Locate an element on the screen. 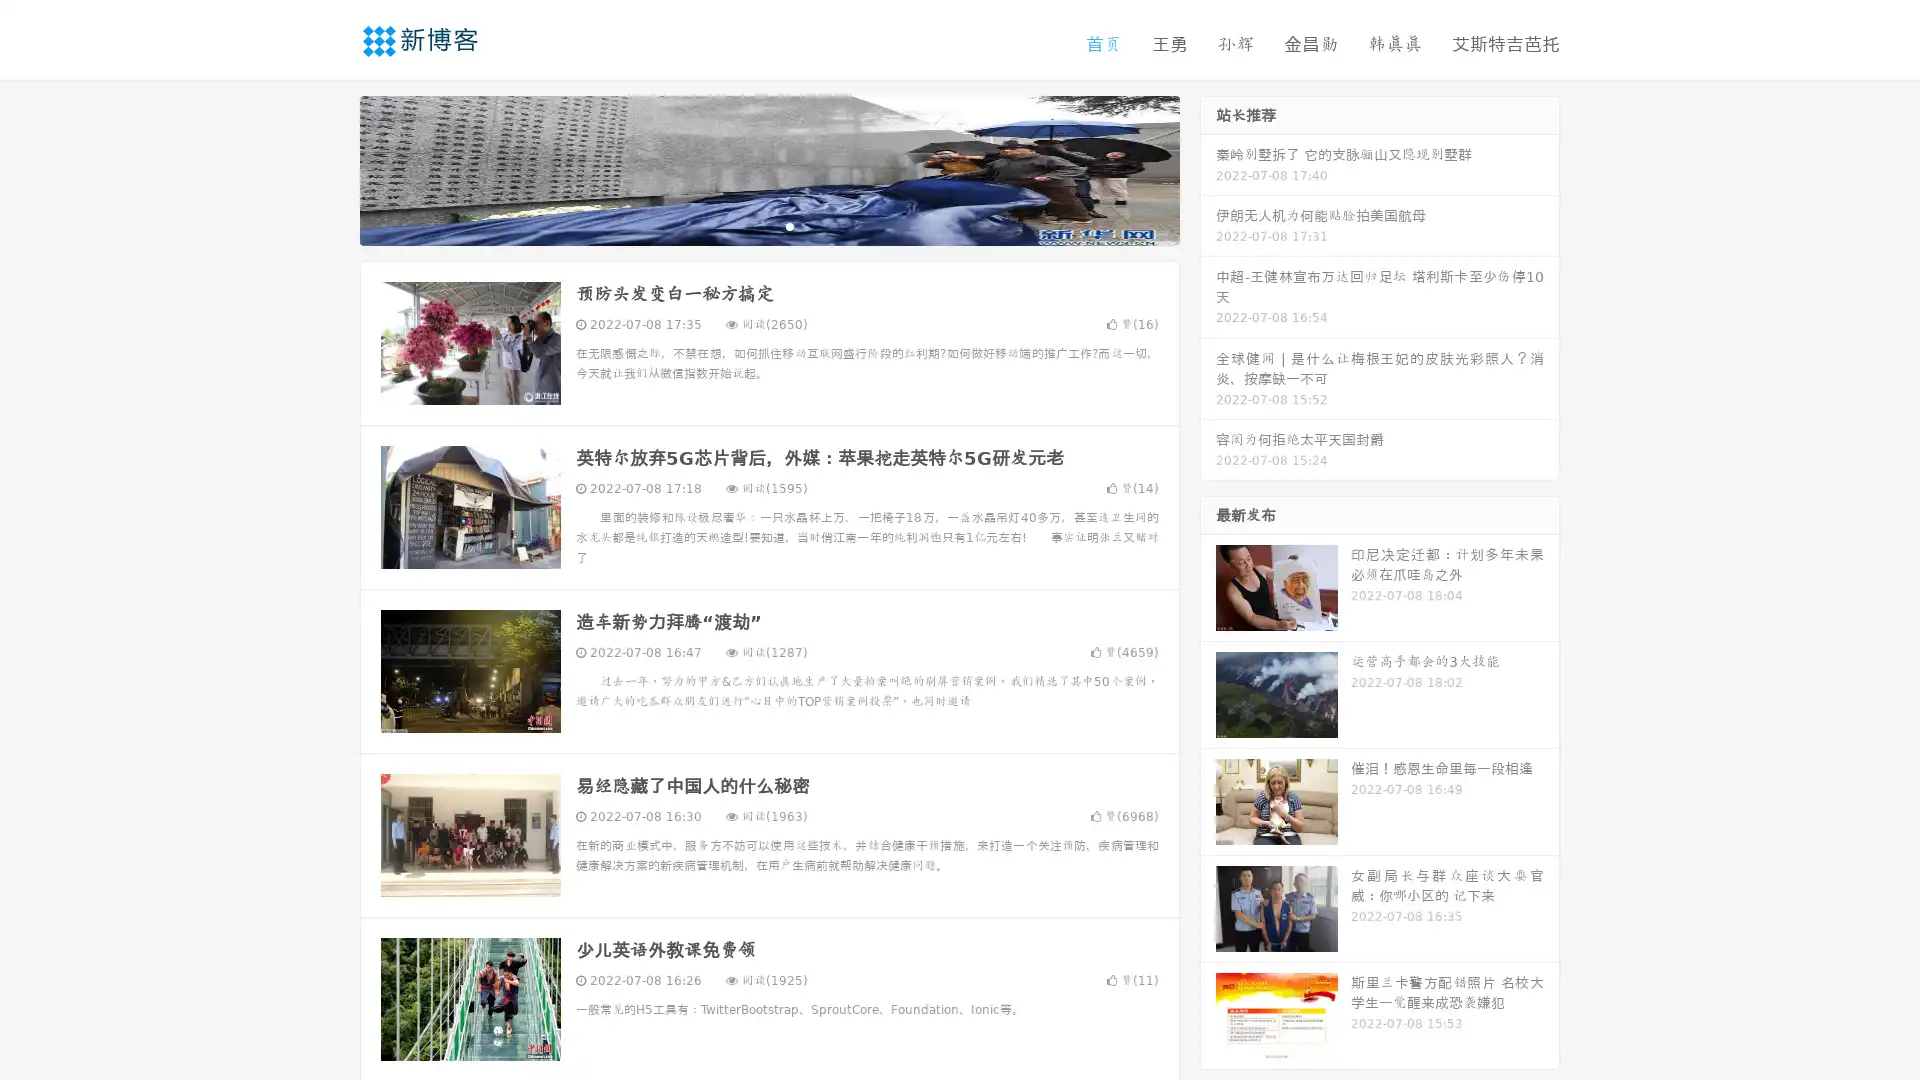 Image resolution: width=1920 pixels, height=1080 pixels. Go to slide 2 is located at coordinates (768, 225).